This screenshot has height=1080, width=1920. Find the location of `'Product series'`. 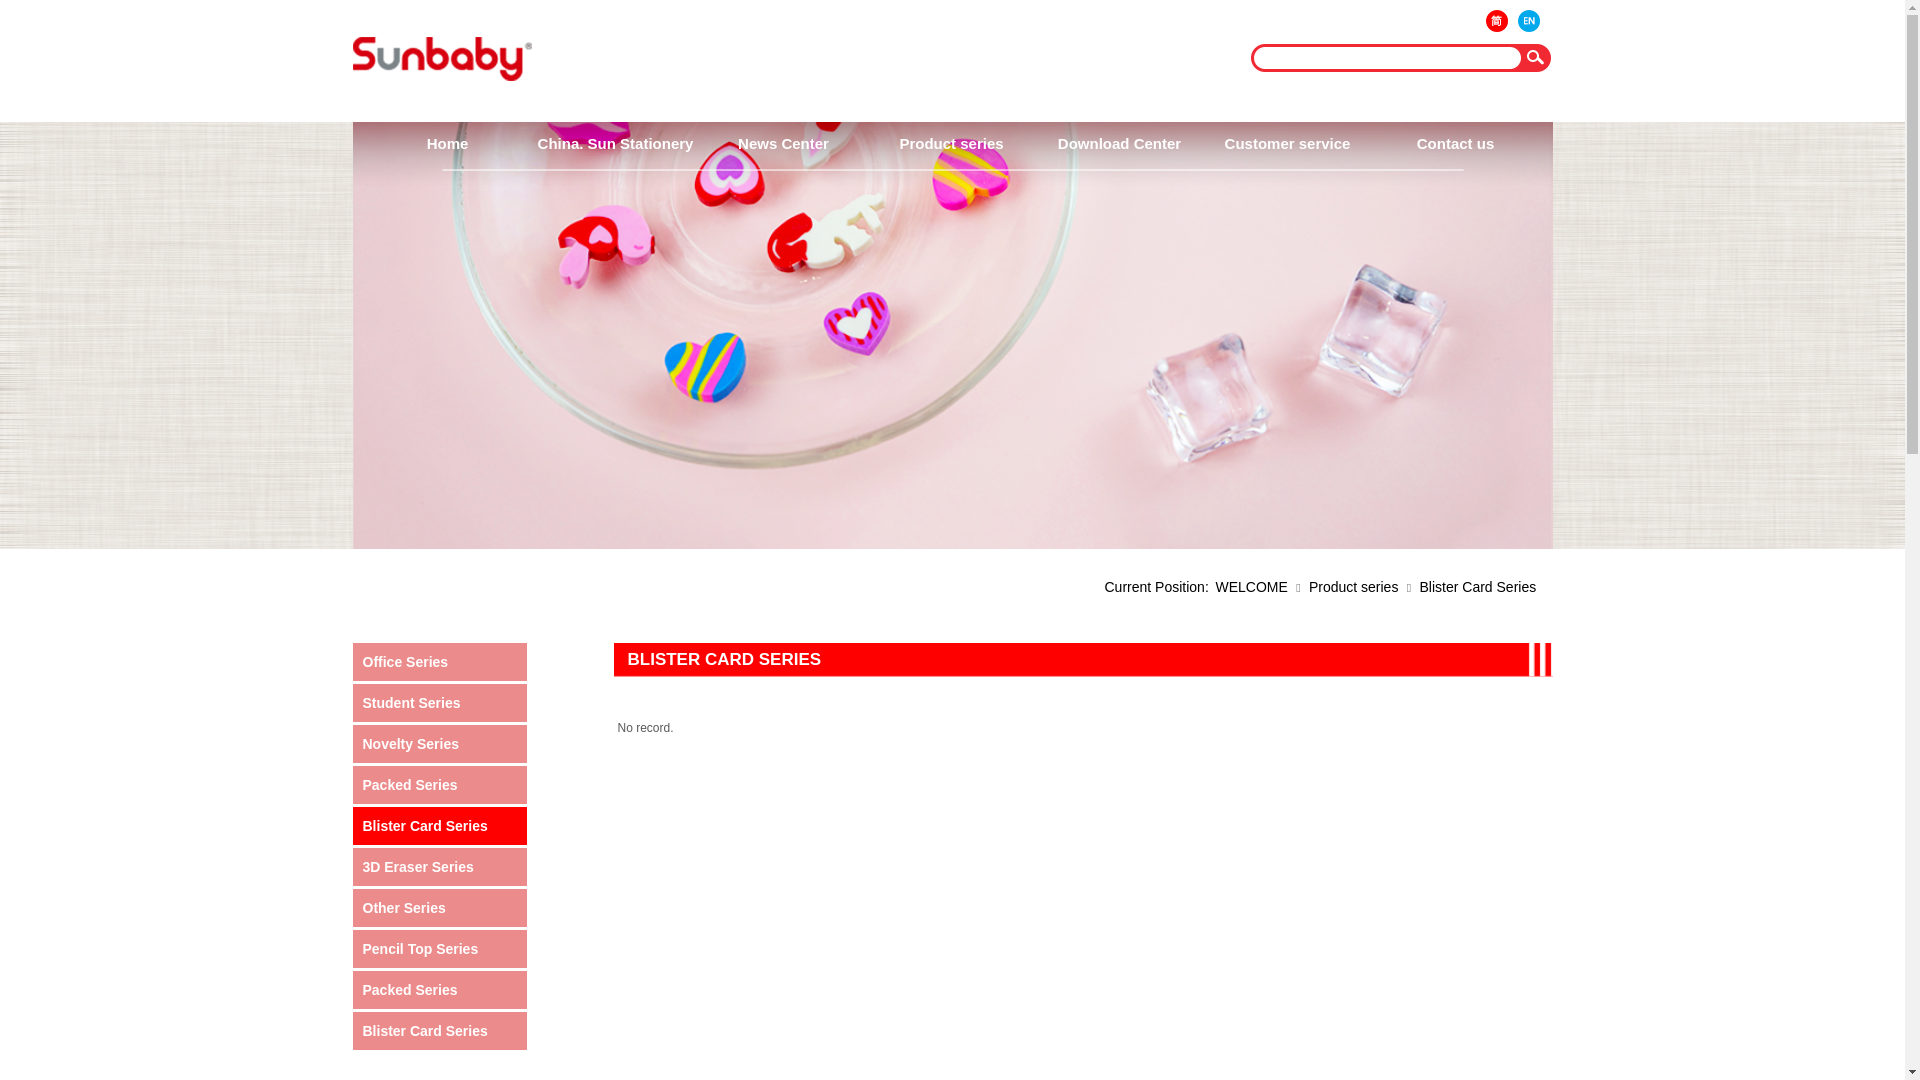

'Product series' is located at coordinates (1353, 585).